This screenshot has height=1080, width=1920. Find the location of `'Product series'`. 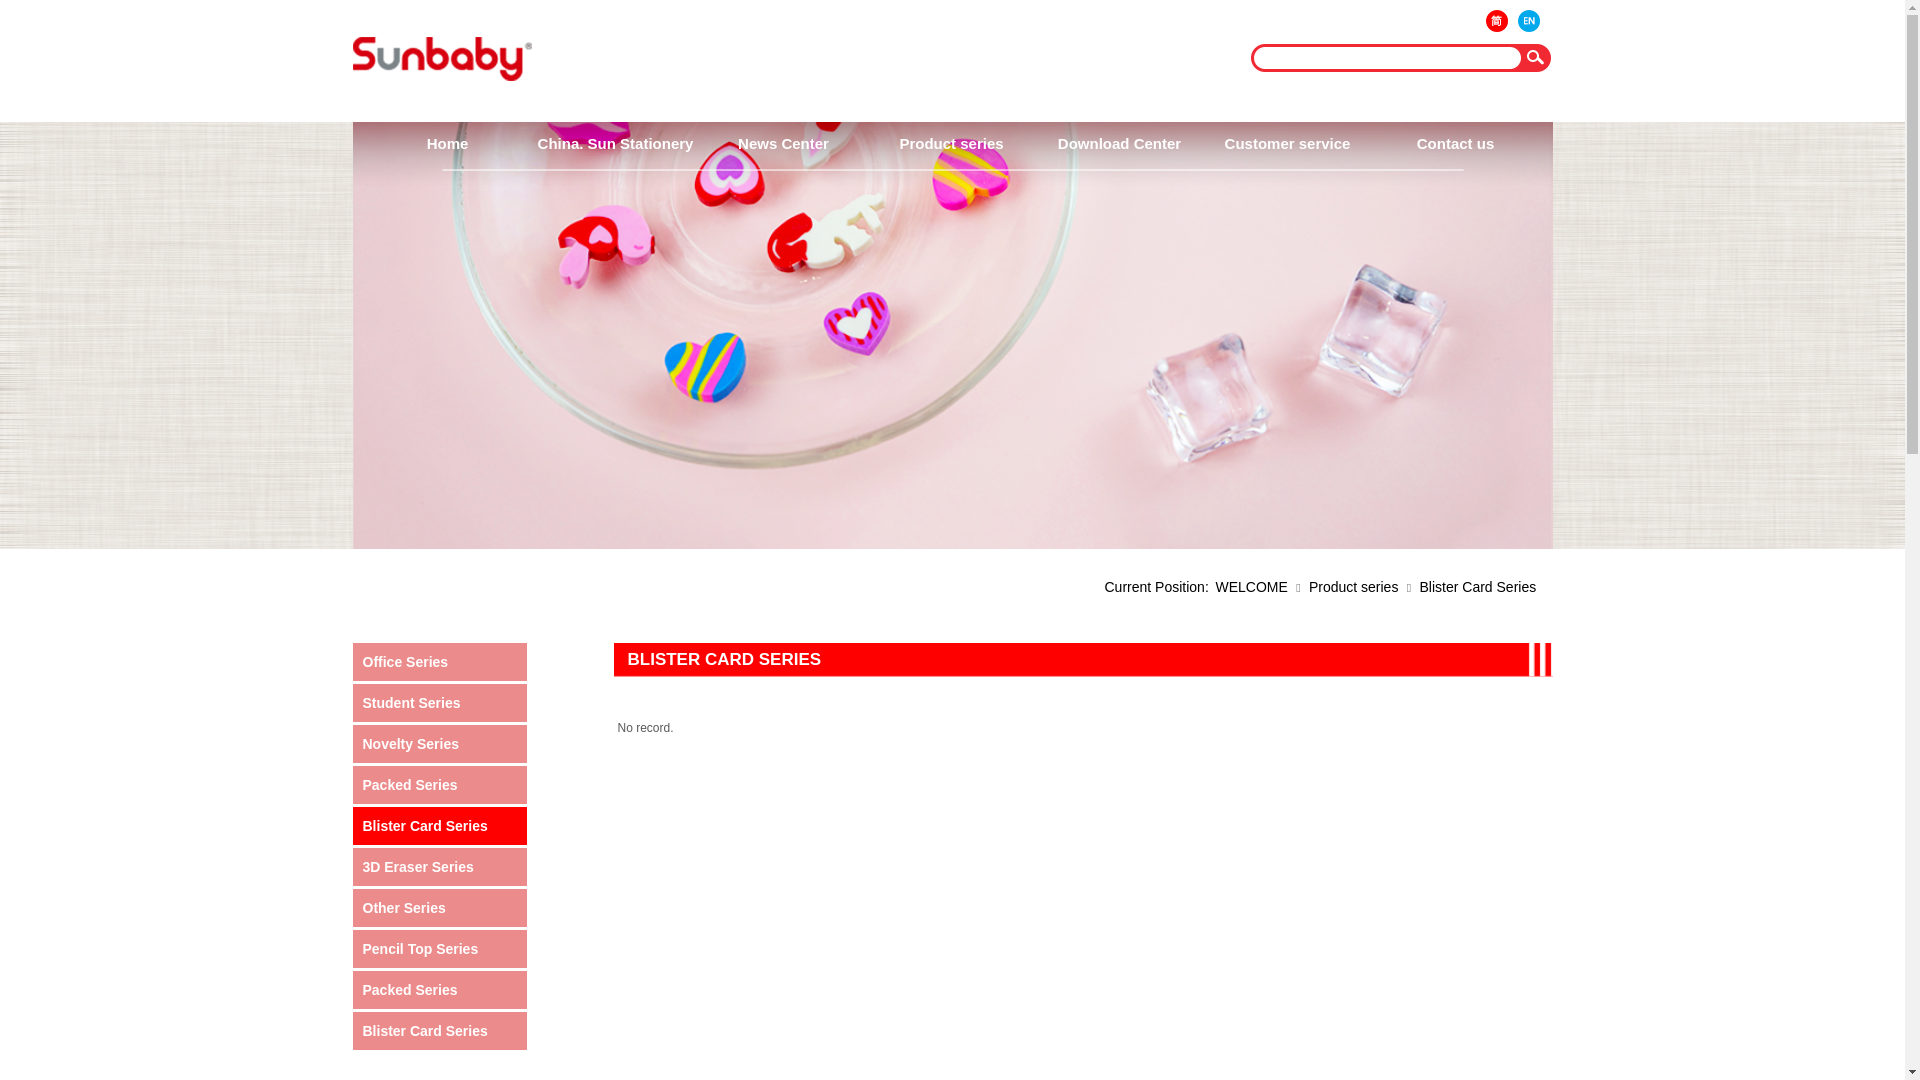

'Product series' is located at coordinates (1353, 585).